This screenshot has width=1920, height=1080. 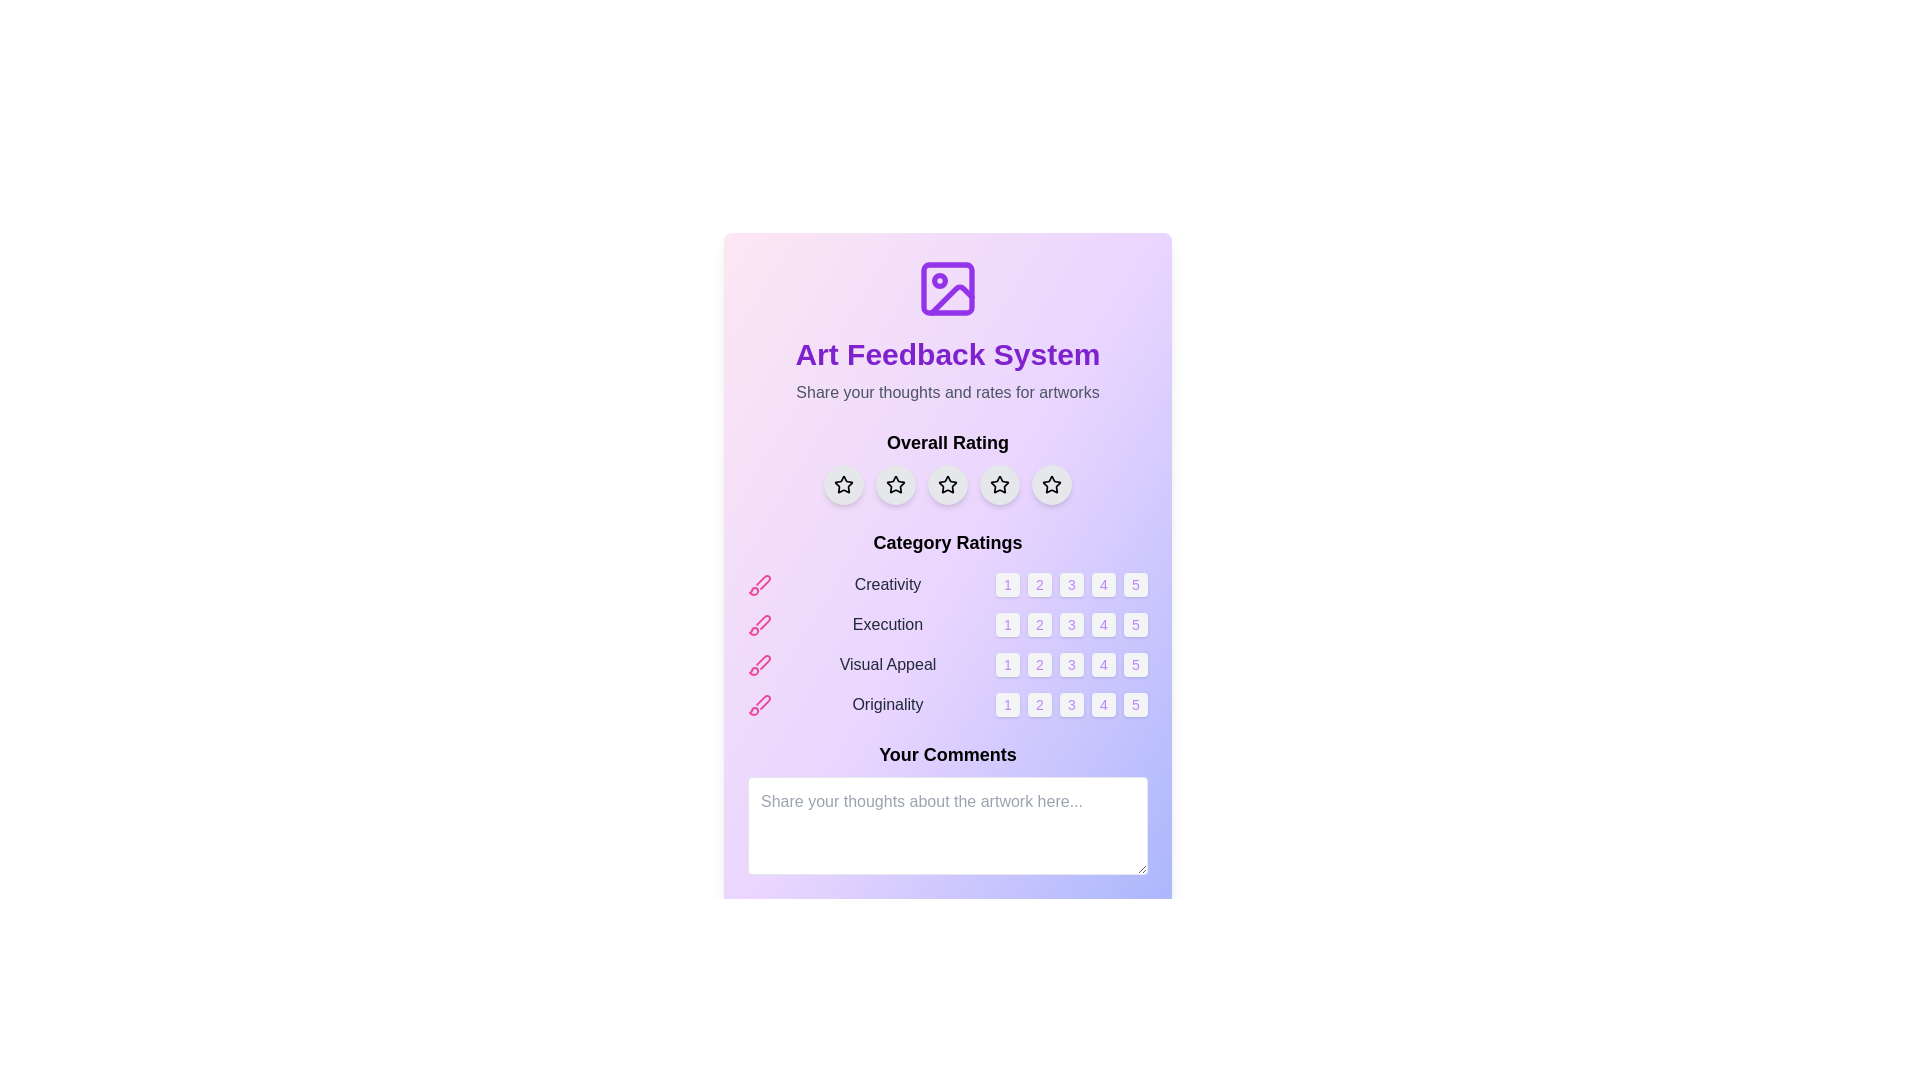 I want to click on the second icon in the vertical list that visually identifies the 'Execution' category, located directly to the left of the 'Execution' category label, so click(x=762, y=621).